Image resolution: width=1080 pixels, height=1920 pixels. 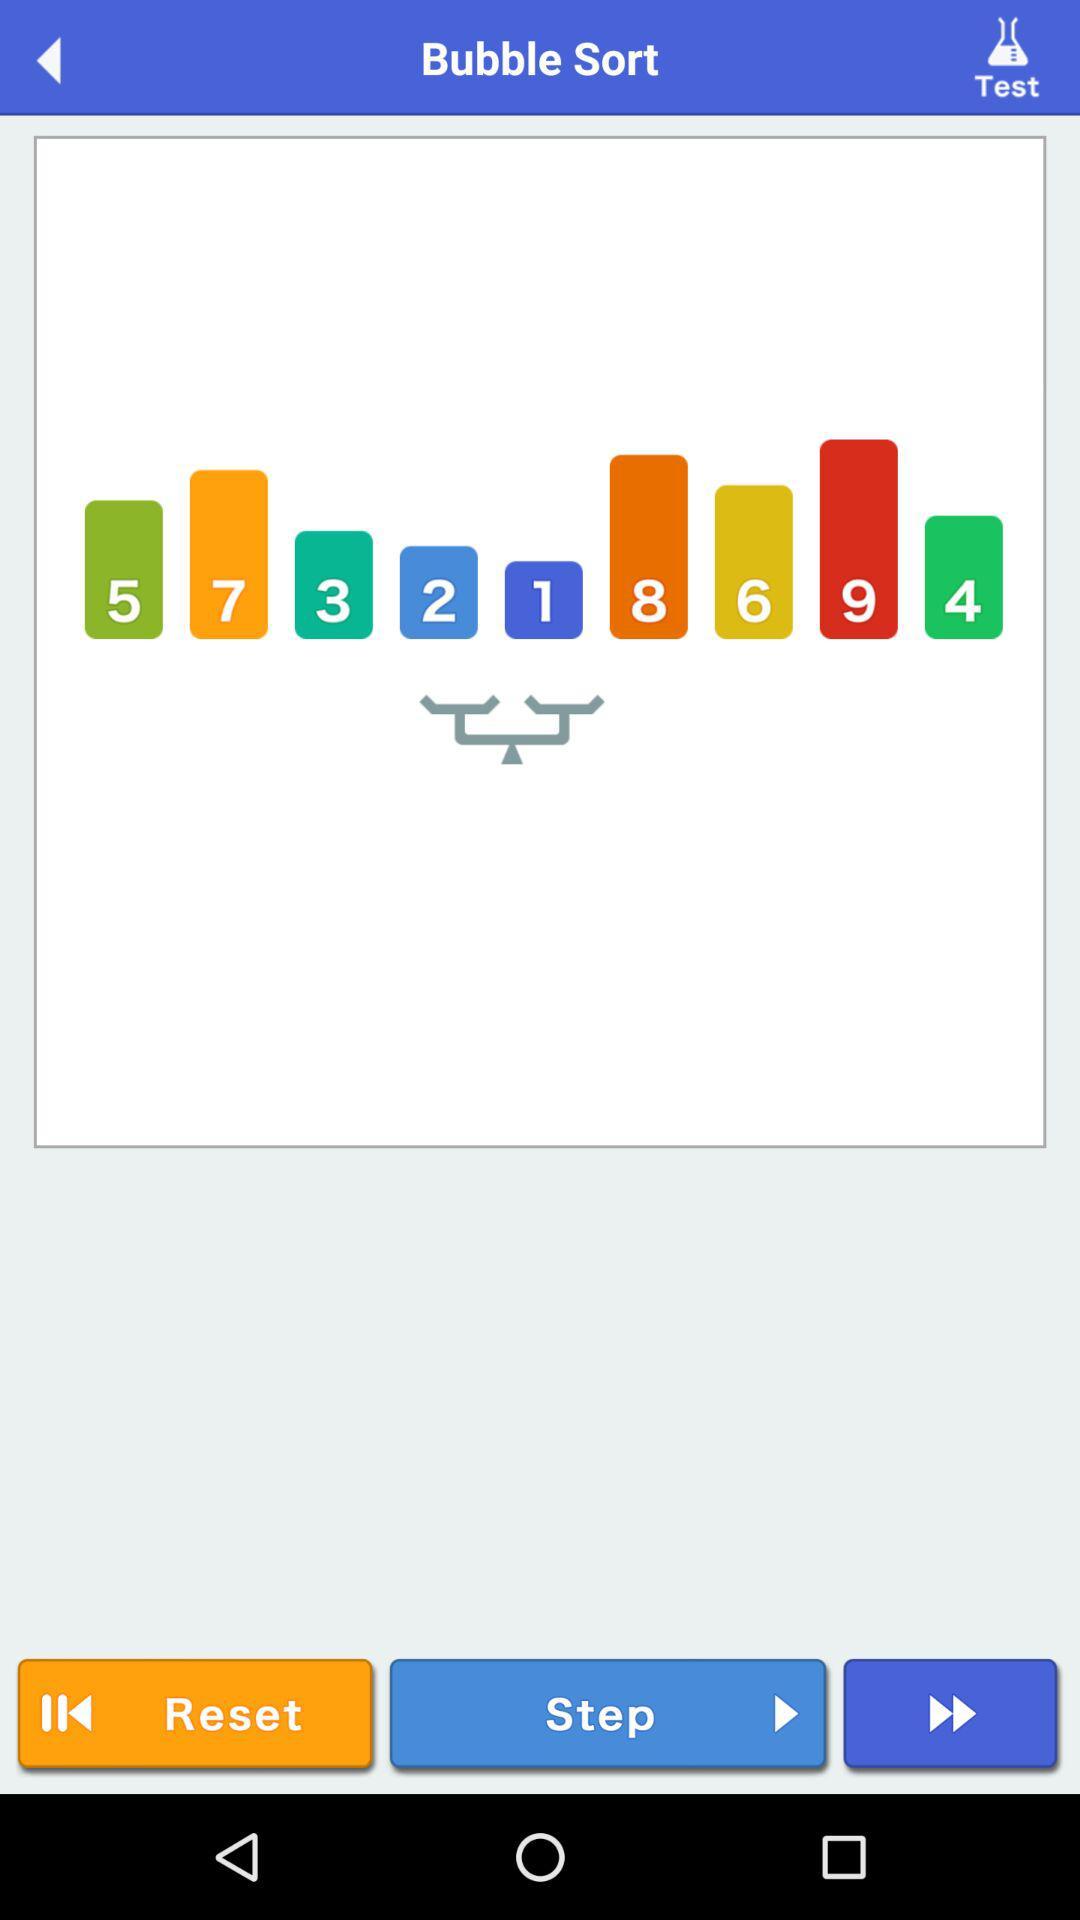 What do you see at coordinates (1010, 56) in the screenshot?
I see `test icon` at bounding box center [1010, 56].